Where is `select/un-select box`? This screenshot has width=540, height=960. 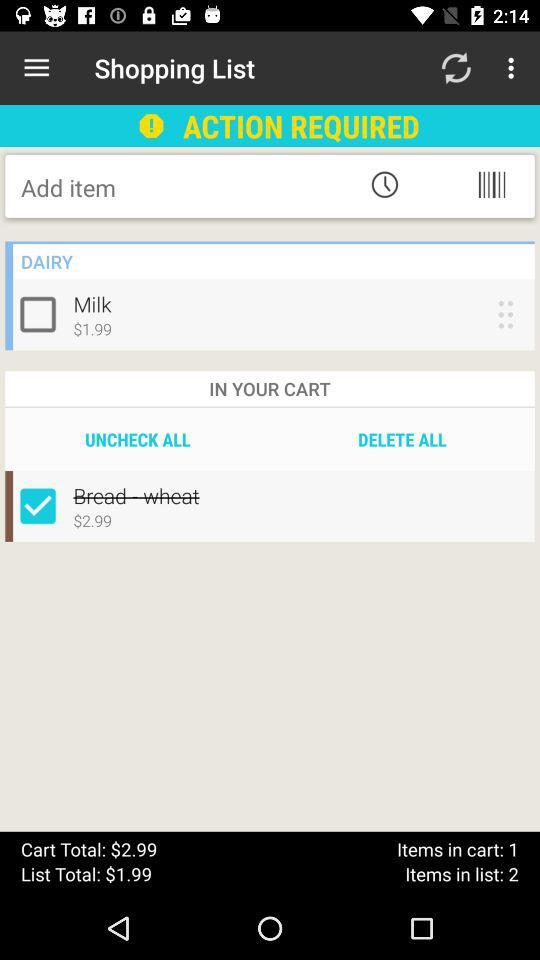 select/un-select box is located at coordinates (42, 505).